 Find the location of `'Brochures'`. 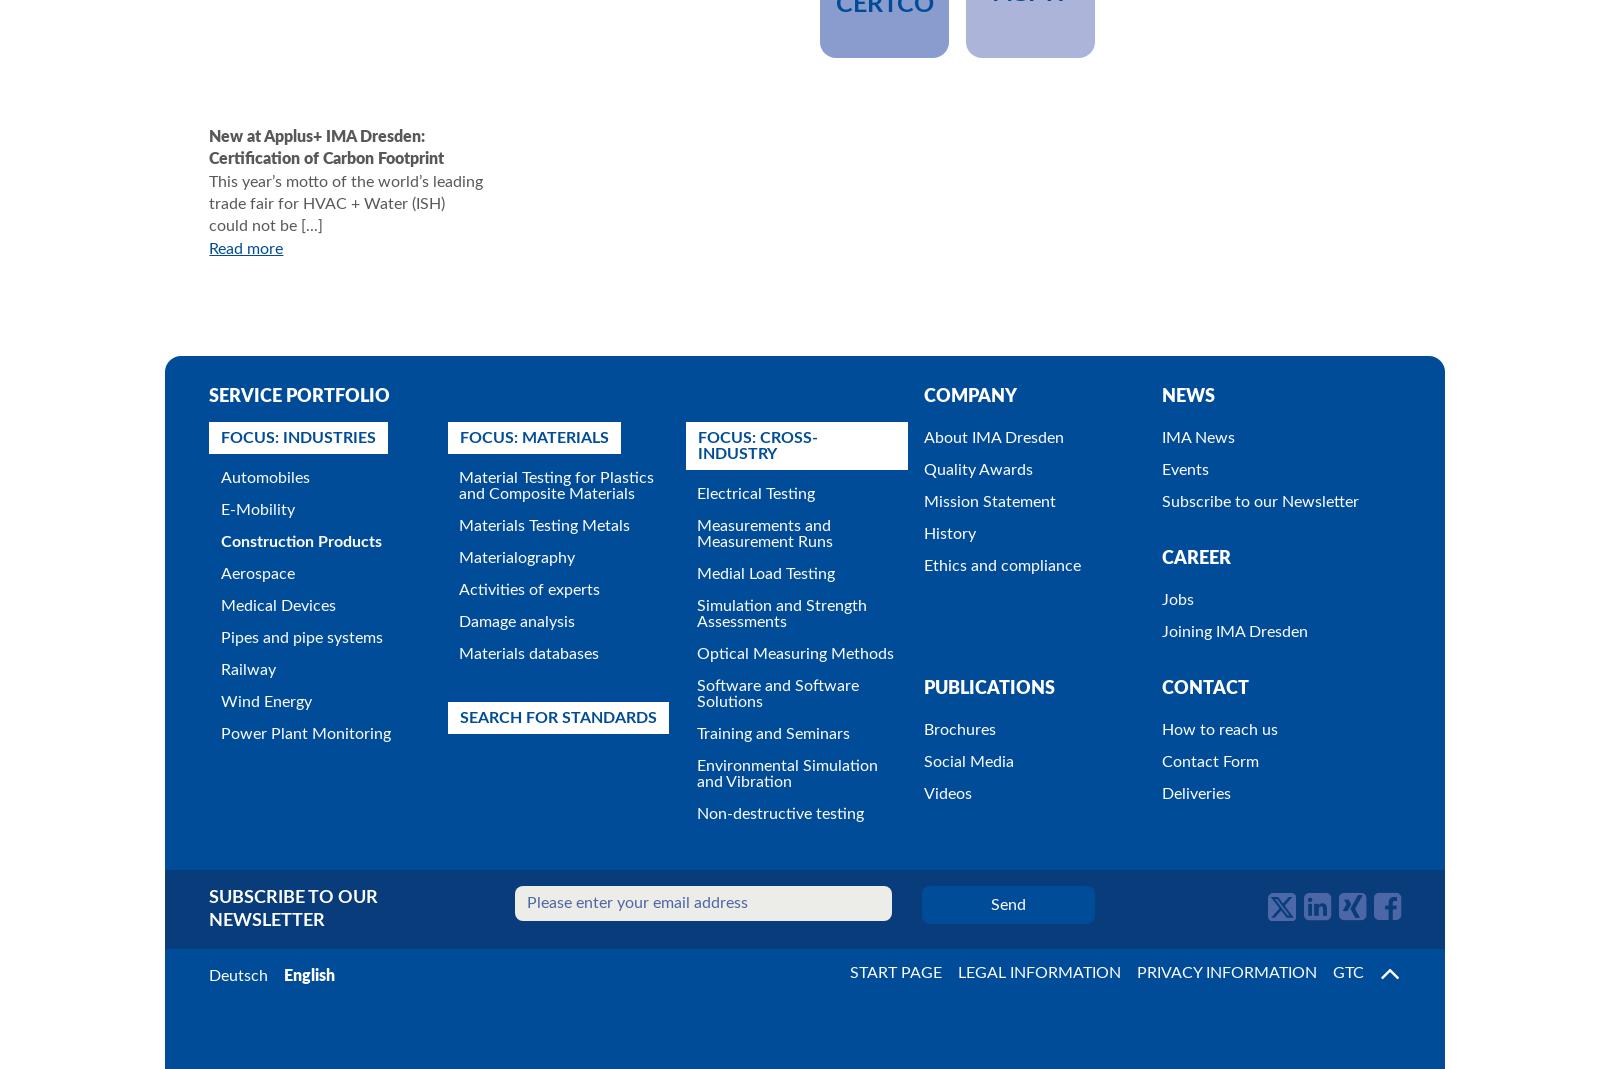

'Brochures' is located at coordinates (960, 727).